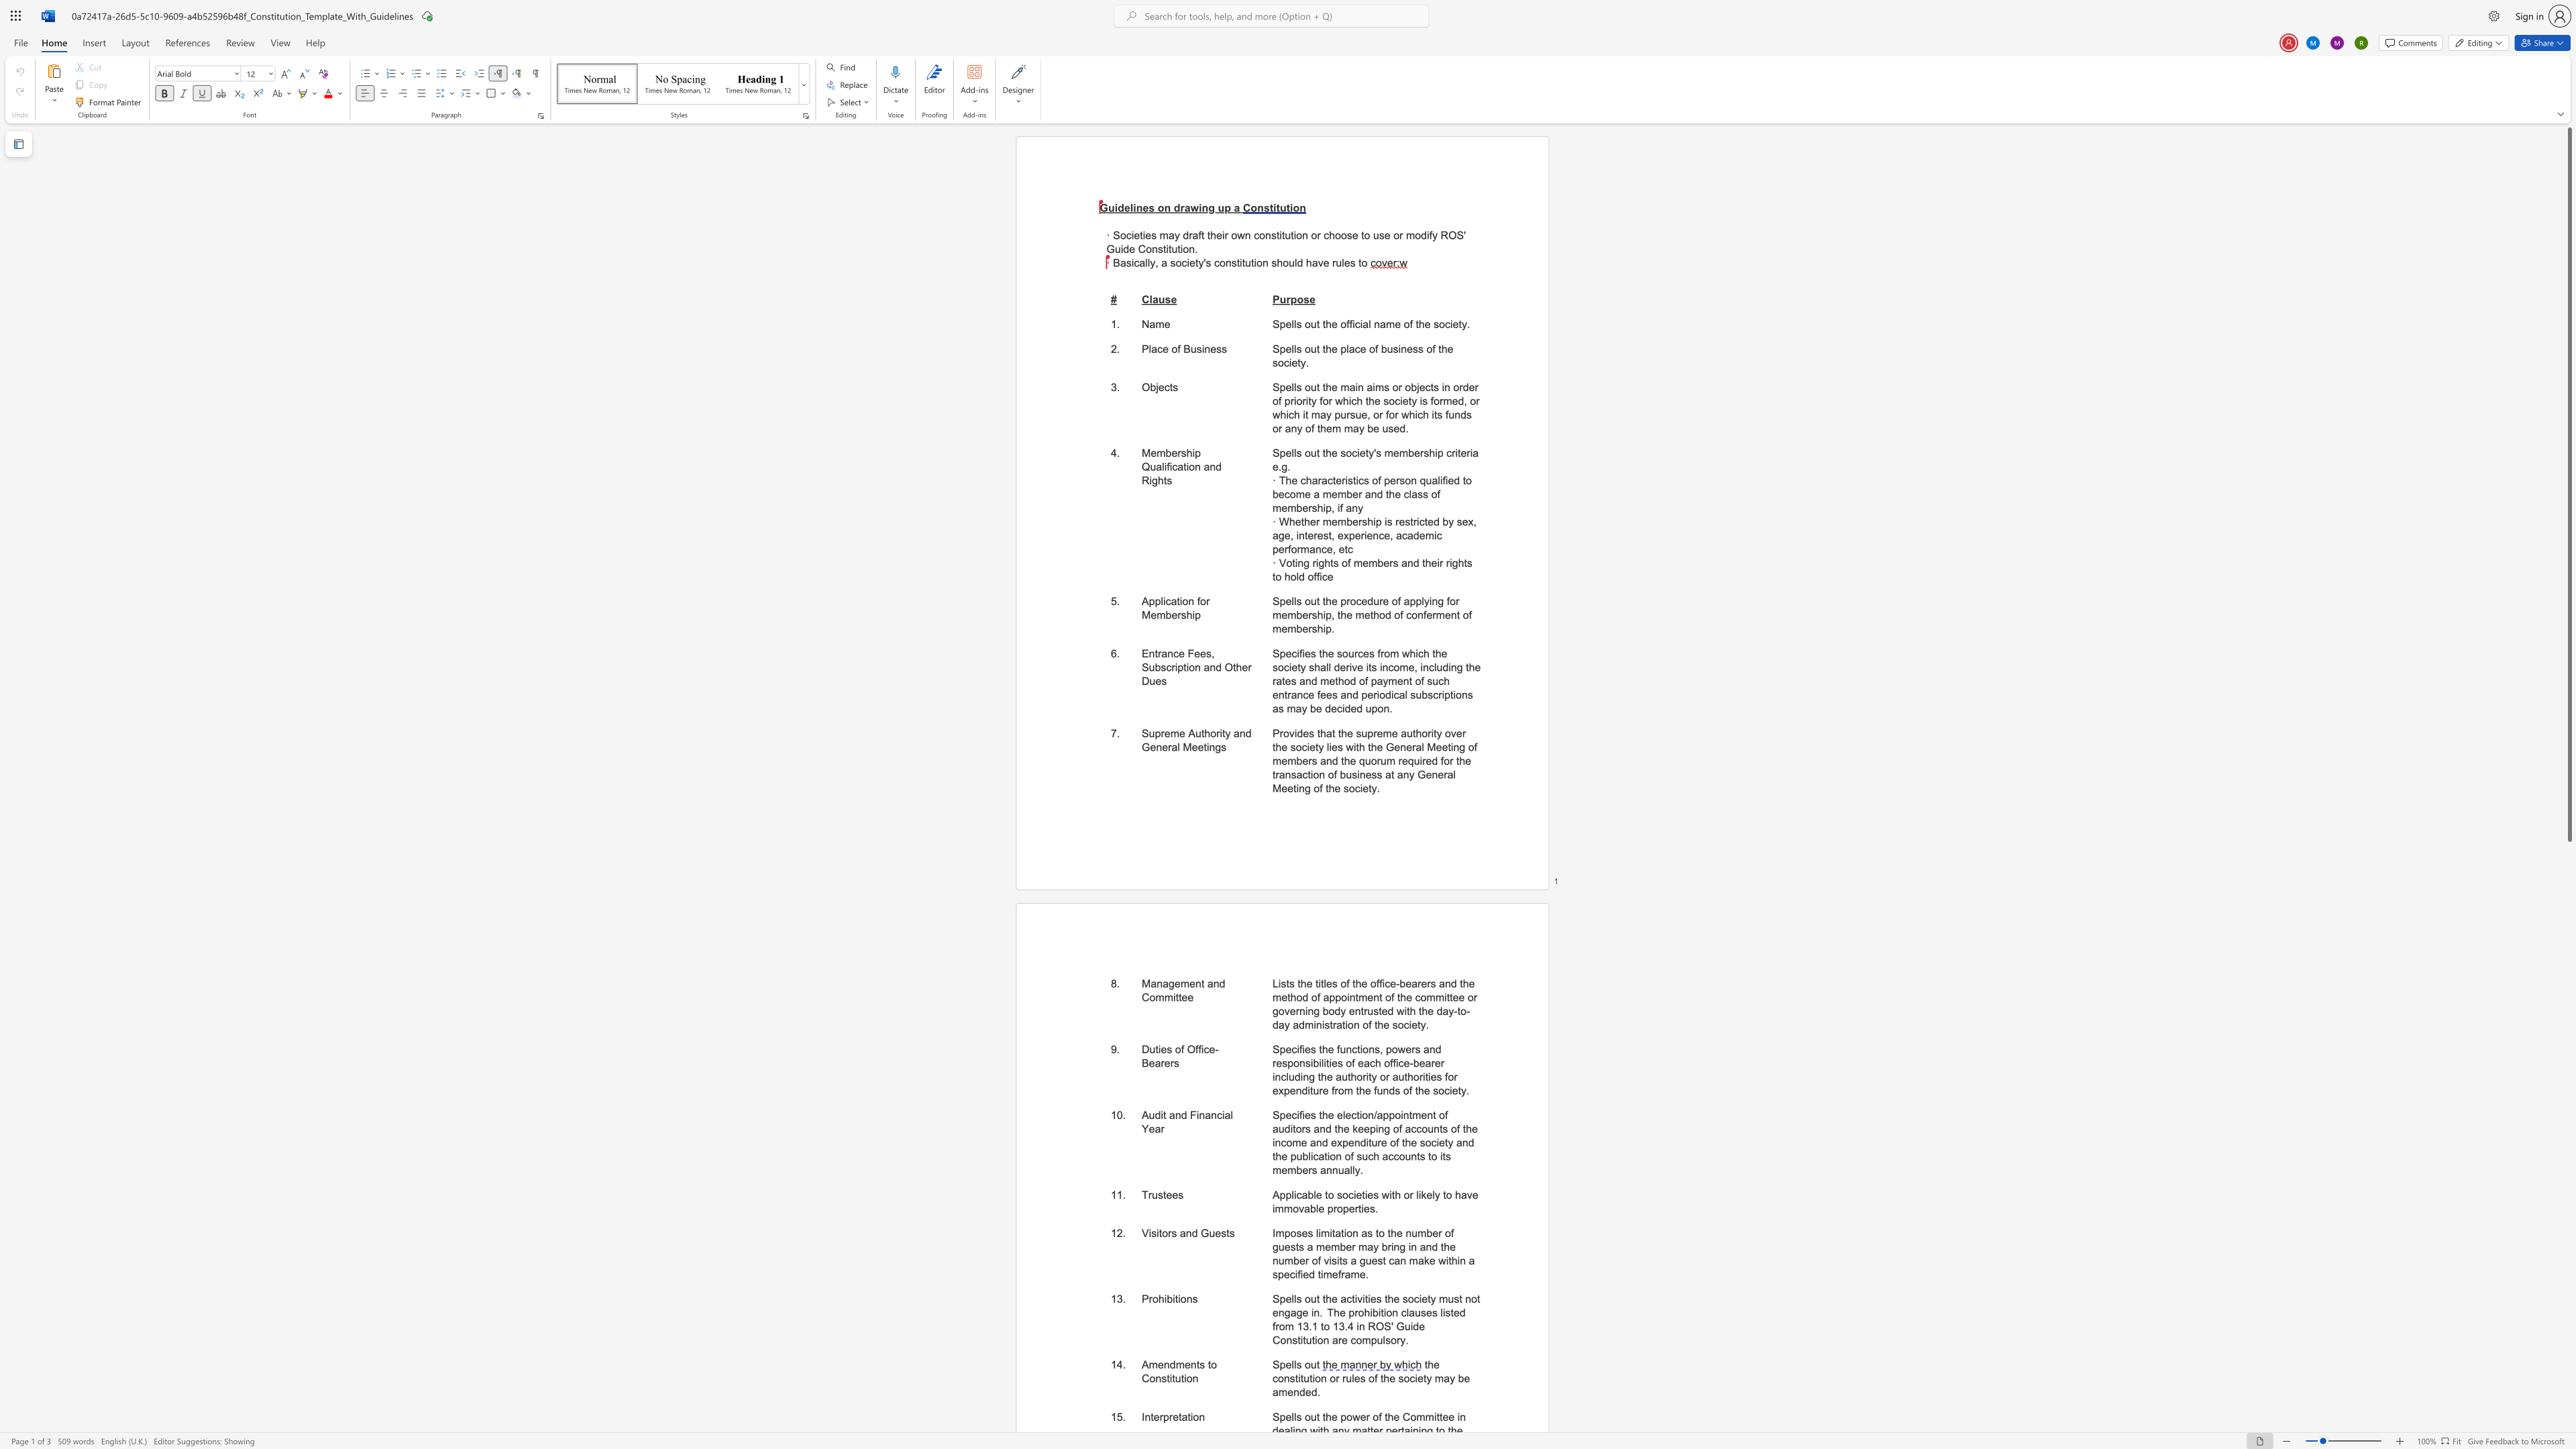 This screenshot has height=1449, width=2576. I want to click on the subset text "and Righ" within the text "Membership Qualification and Rights", so click(1203, 466).